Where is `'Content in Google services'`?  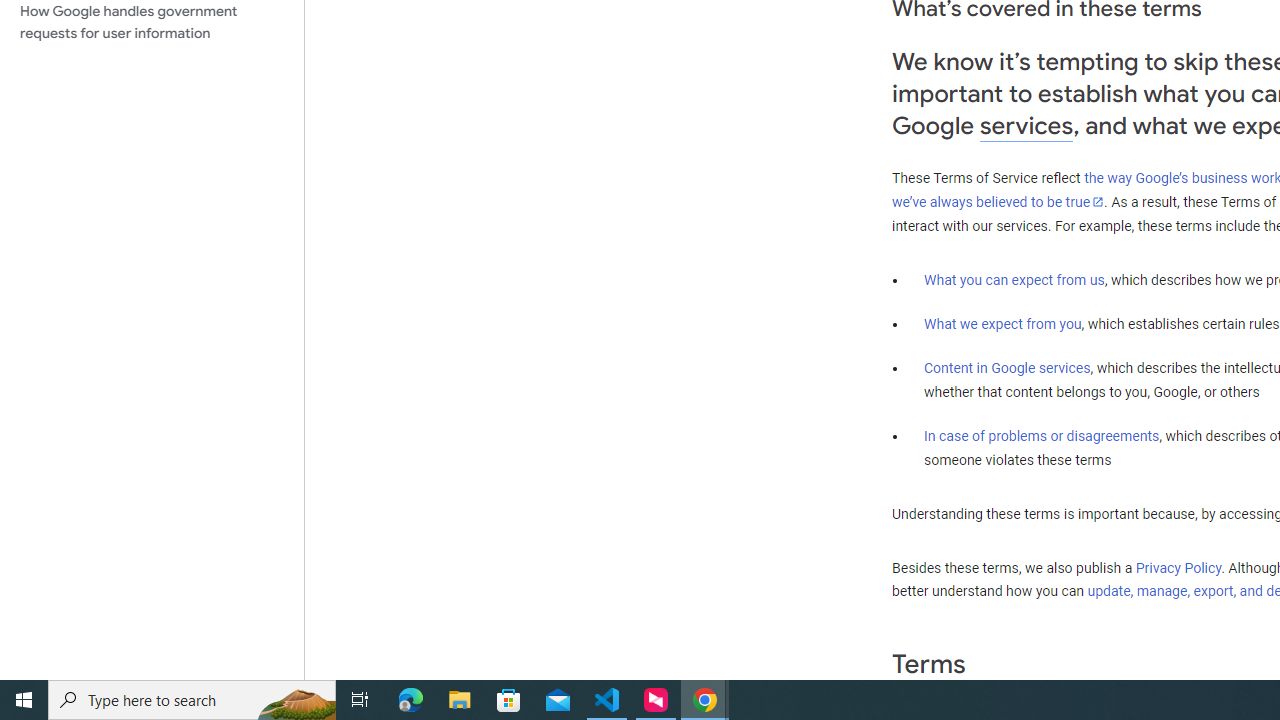
'Content in Google services' is located at coordinates (1007, 368).